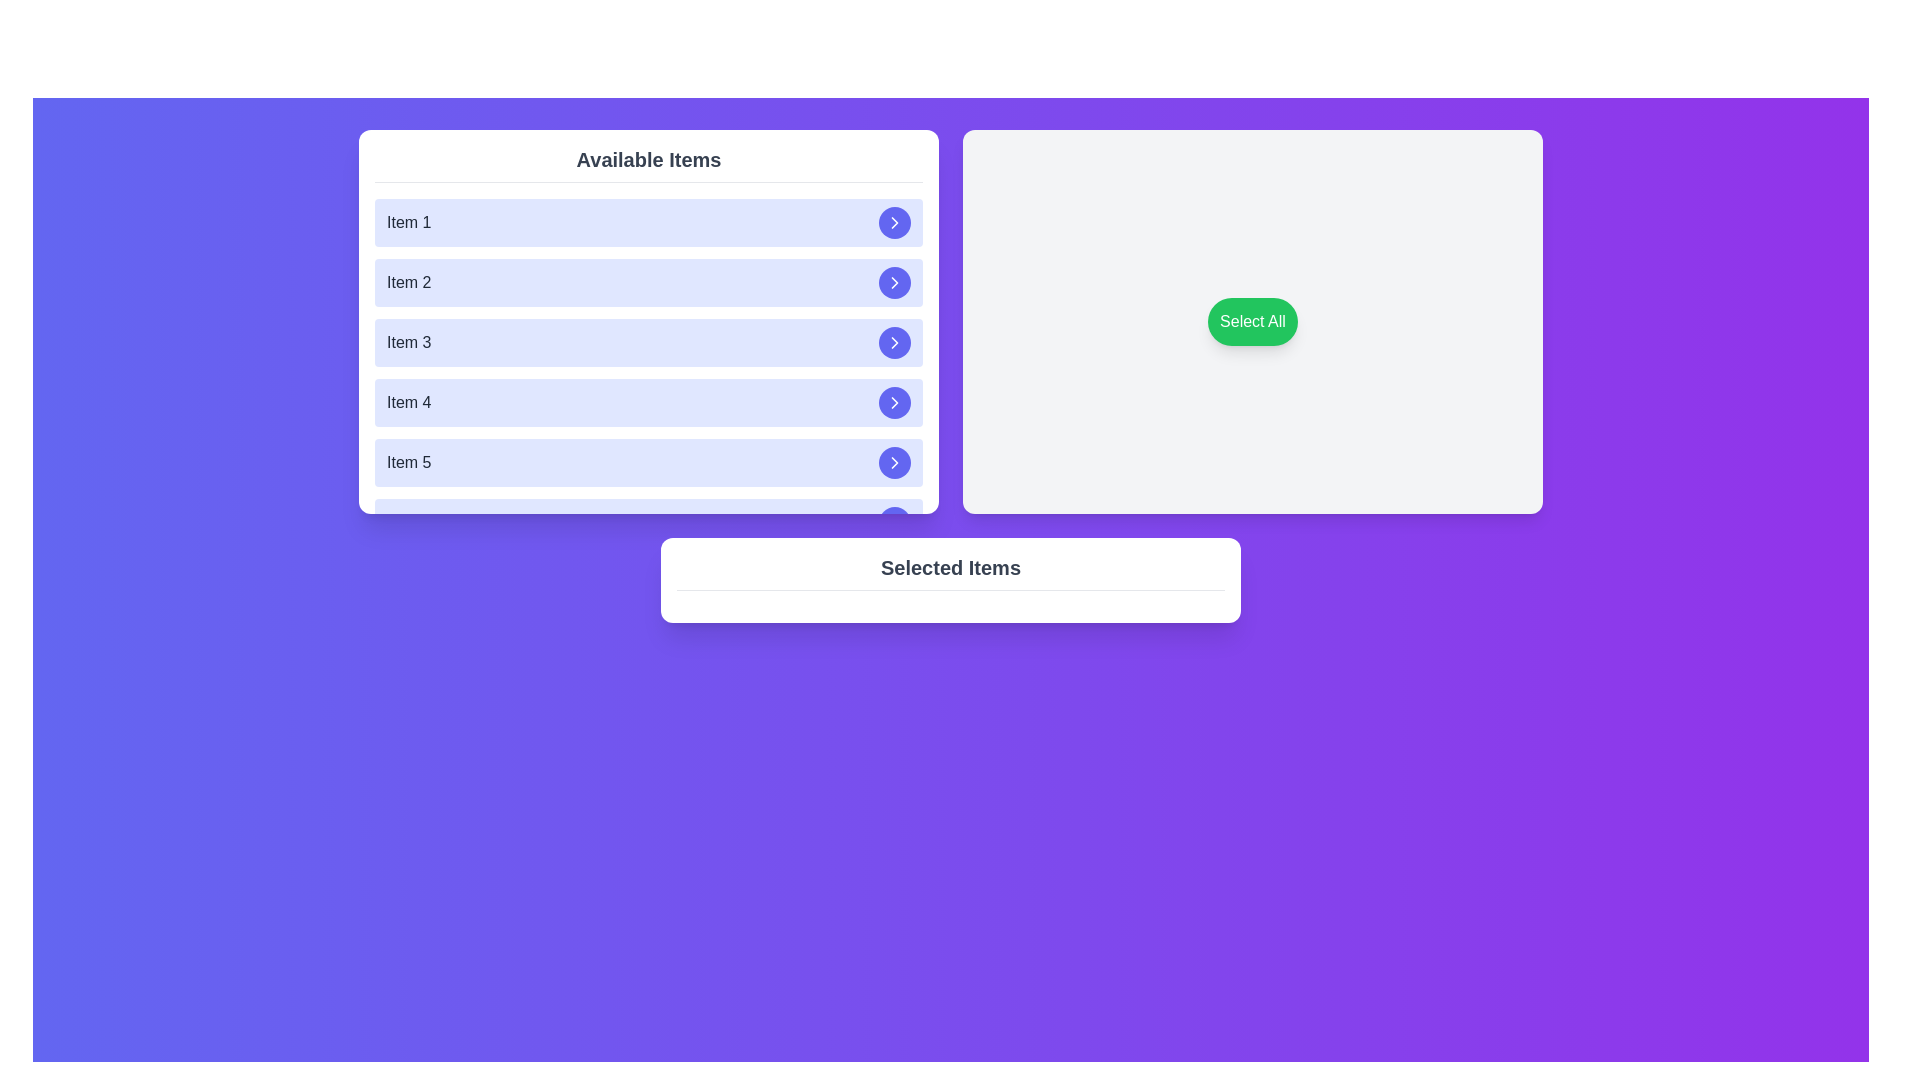  What do you see at coordinates (893, 282) in the screenshot?
I see `the arrow icon button, which is a right-pointing arrow inside a blue circular button, located next` at bounding box center [893, 282].